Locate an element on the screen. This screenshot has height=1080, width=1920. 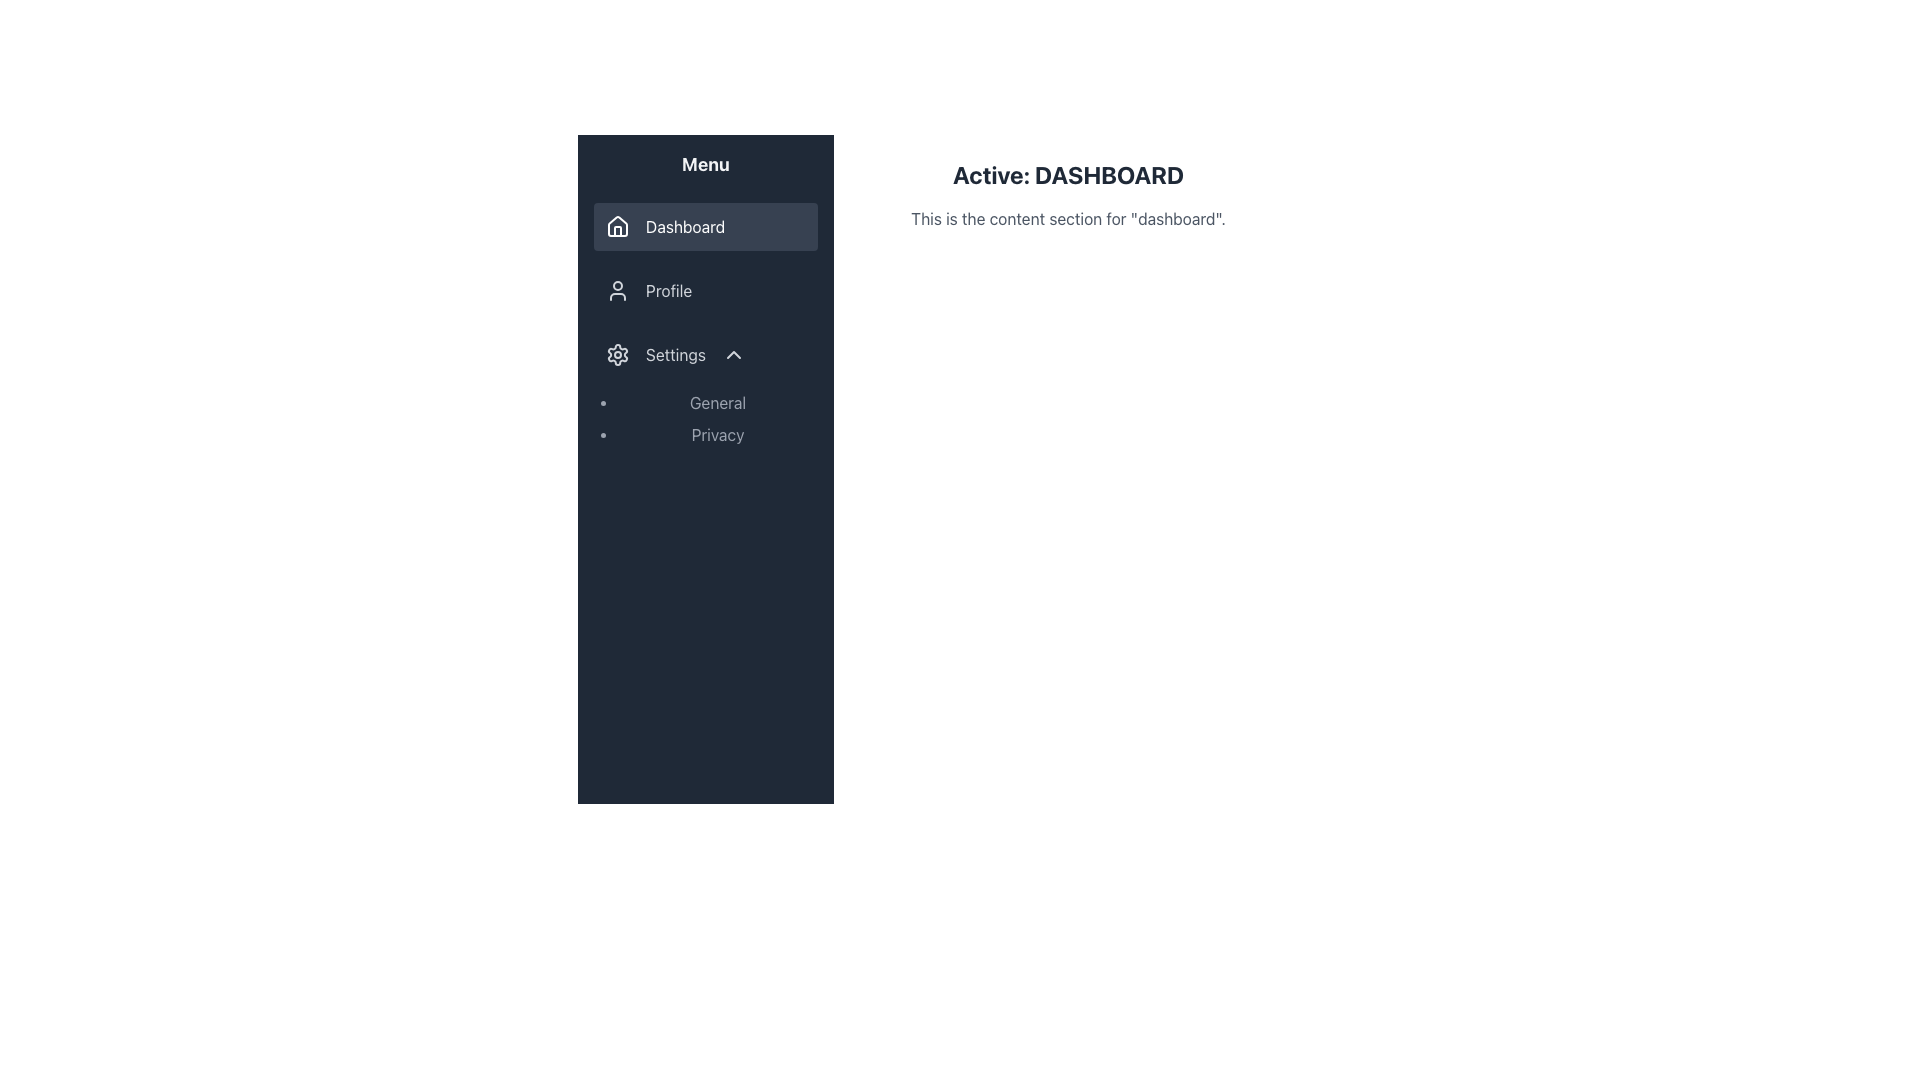
the 'Settings' menu item, which is the third item in the sidebar and features a gear icon is located at coordinates (705, 353).